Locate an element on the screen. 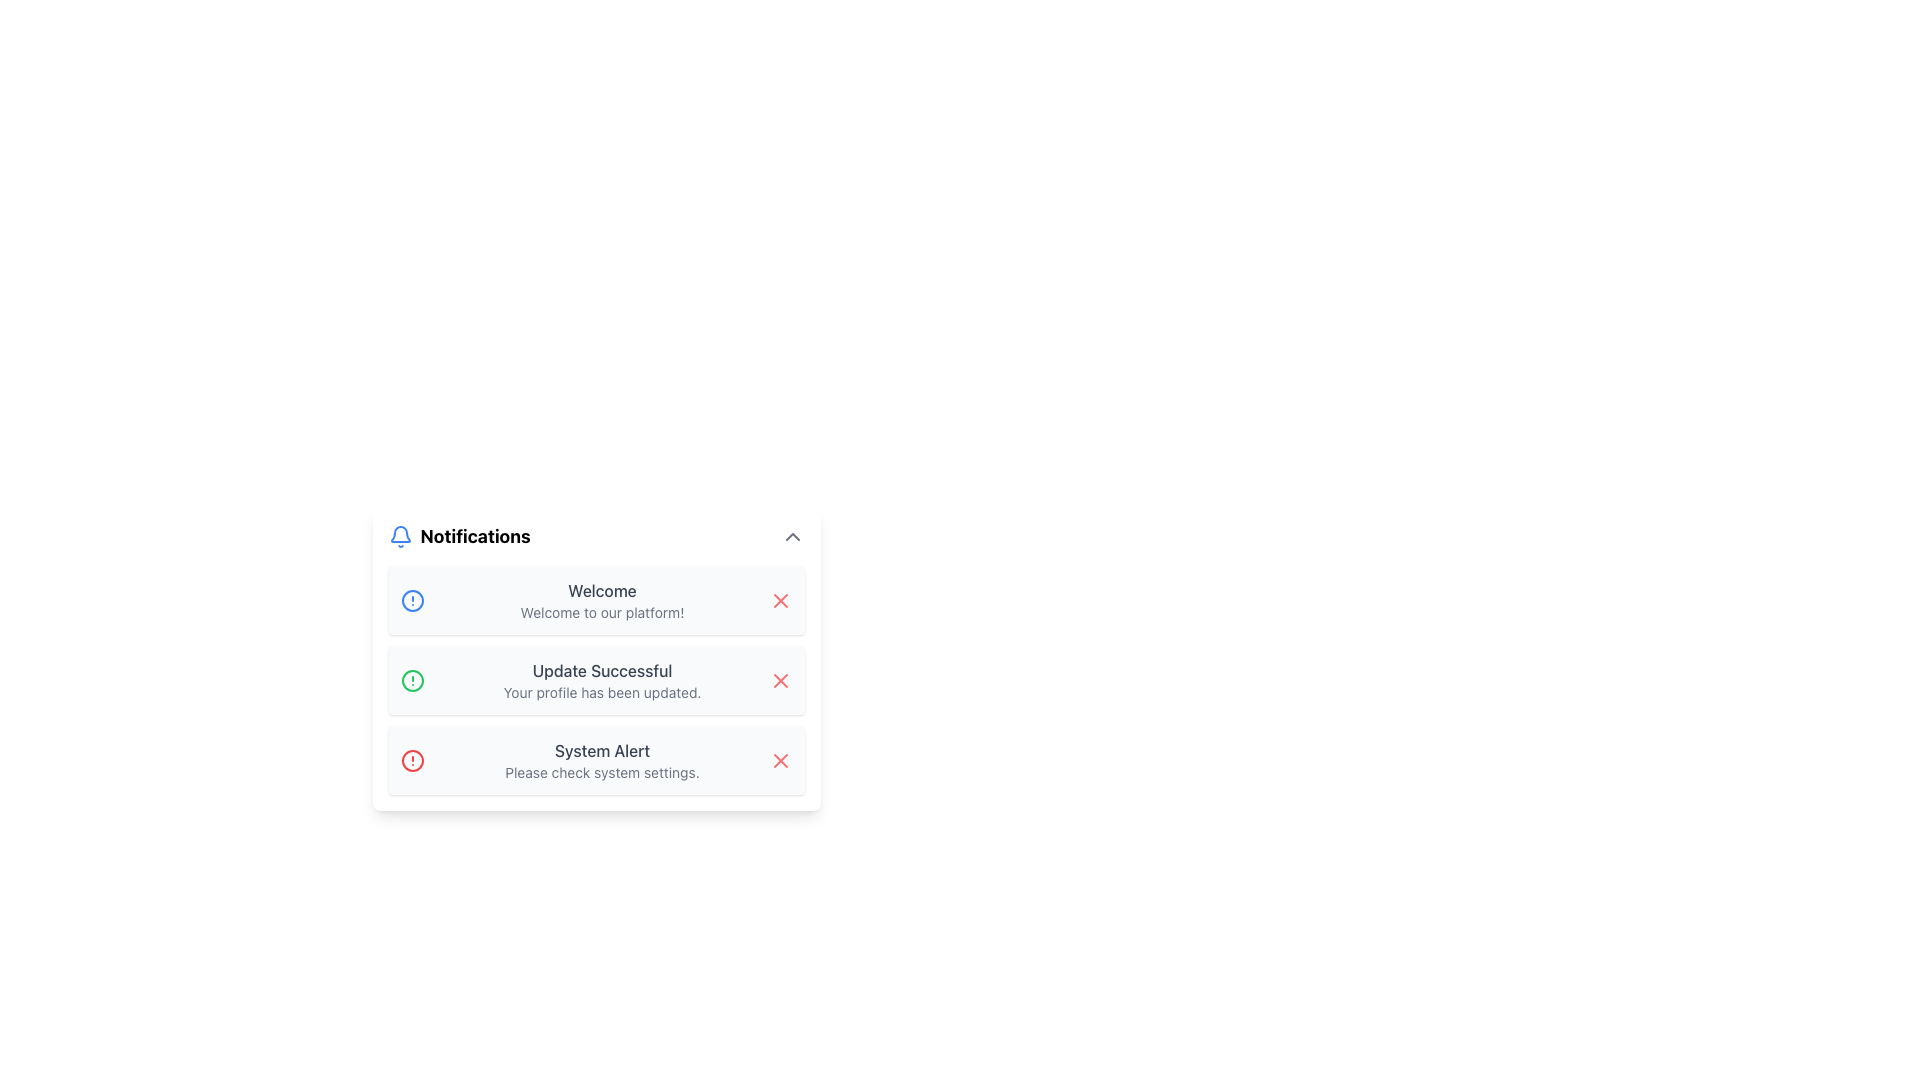  supporting text that clarifies the 'System Alert' notification title located directly below it in the notifications panel is located at coordinates (601, 771).